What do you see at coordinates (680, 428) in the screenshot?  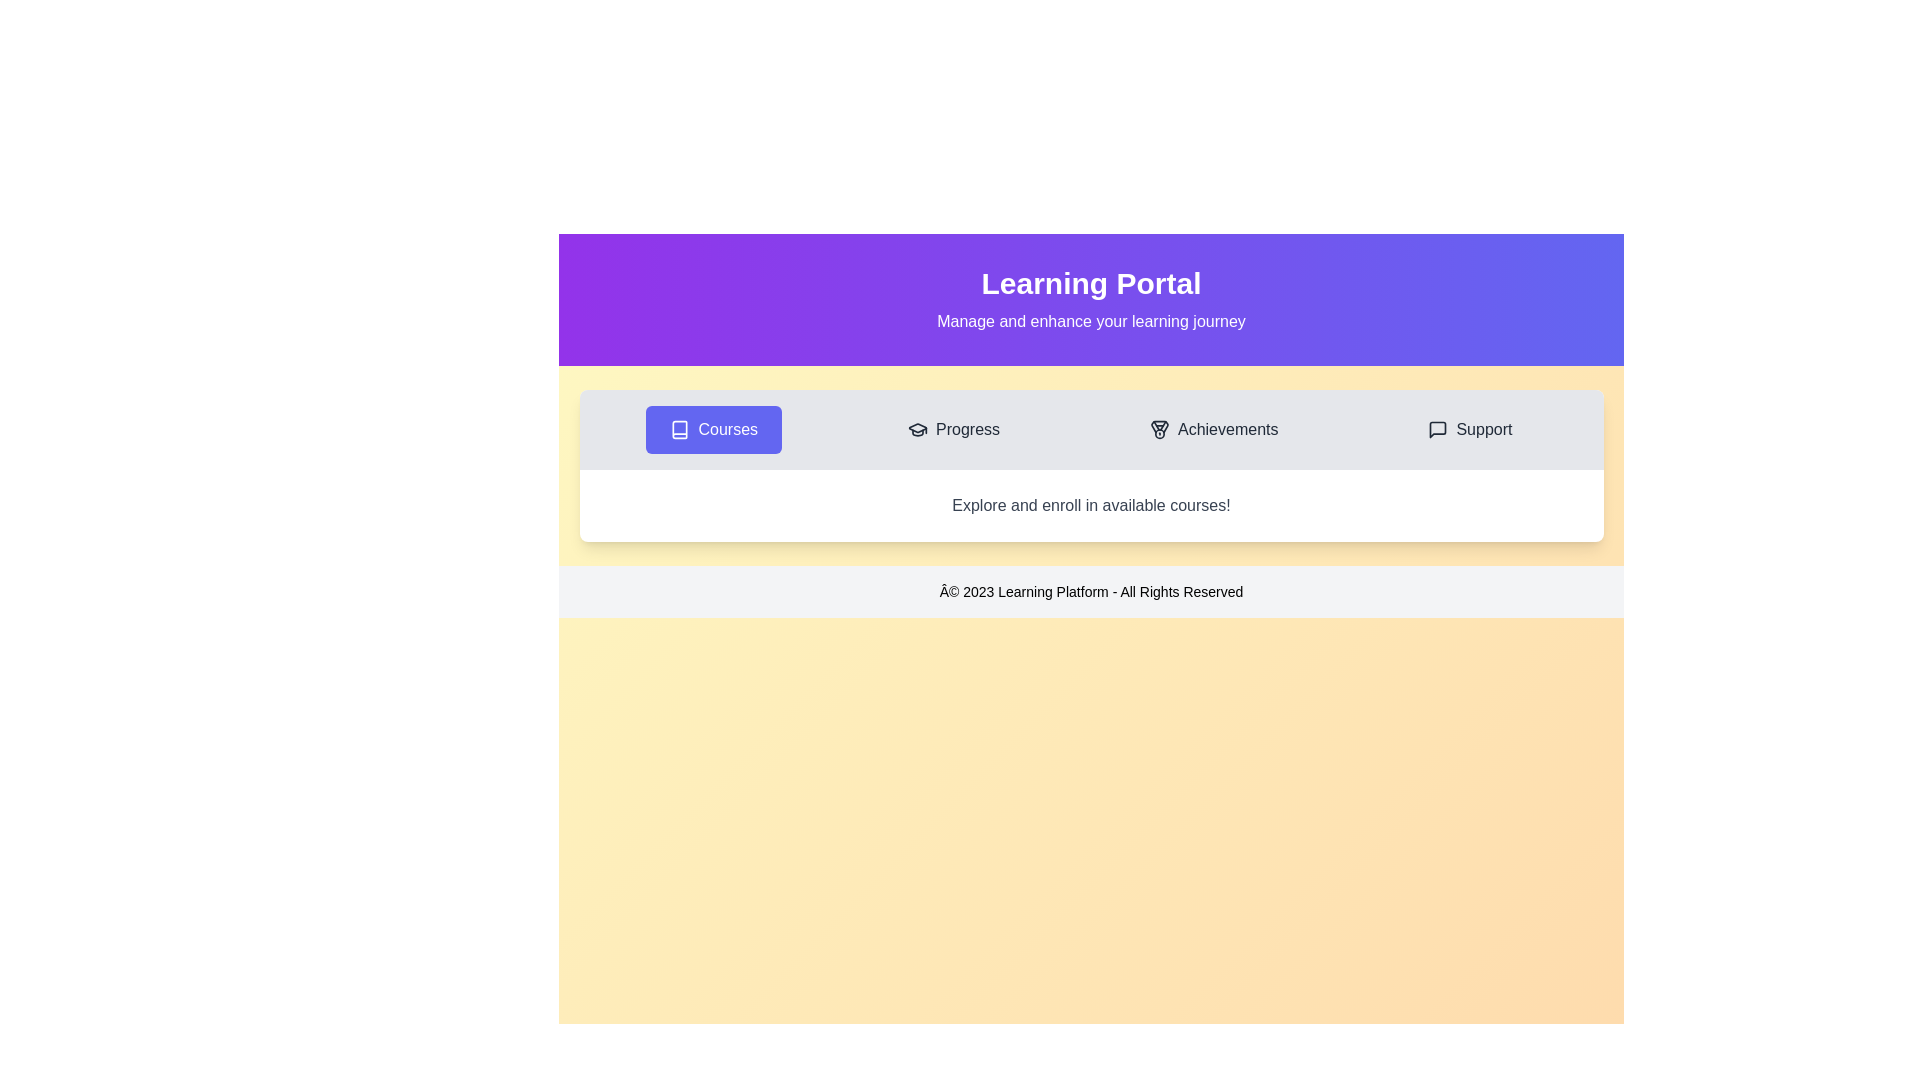 I see `the SVG icon representing the 'Courses' button` at bounding box center [680, 428].